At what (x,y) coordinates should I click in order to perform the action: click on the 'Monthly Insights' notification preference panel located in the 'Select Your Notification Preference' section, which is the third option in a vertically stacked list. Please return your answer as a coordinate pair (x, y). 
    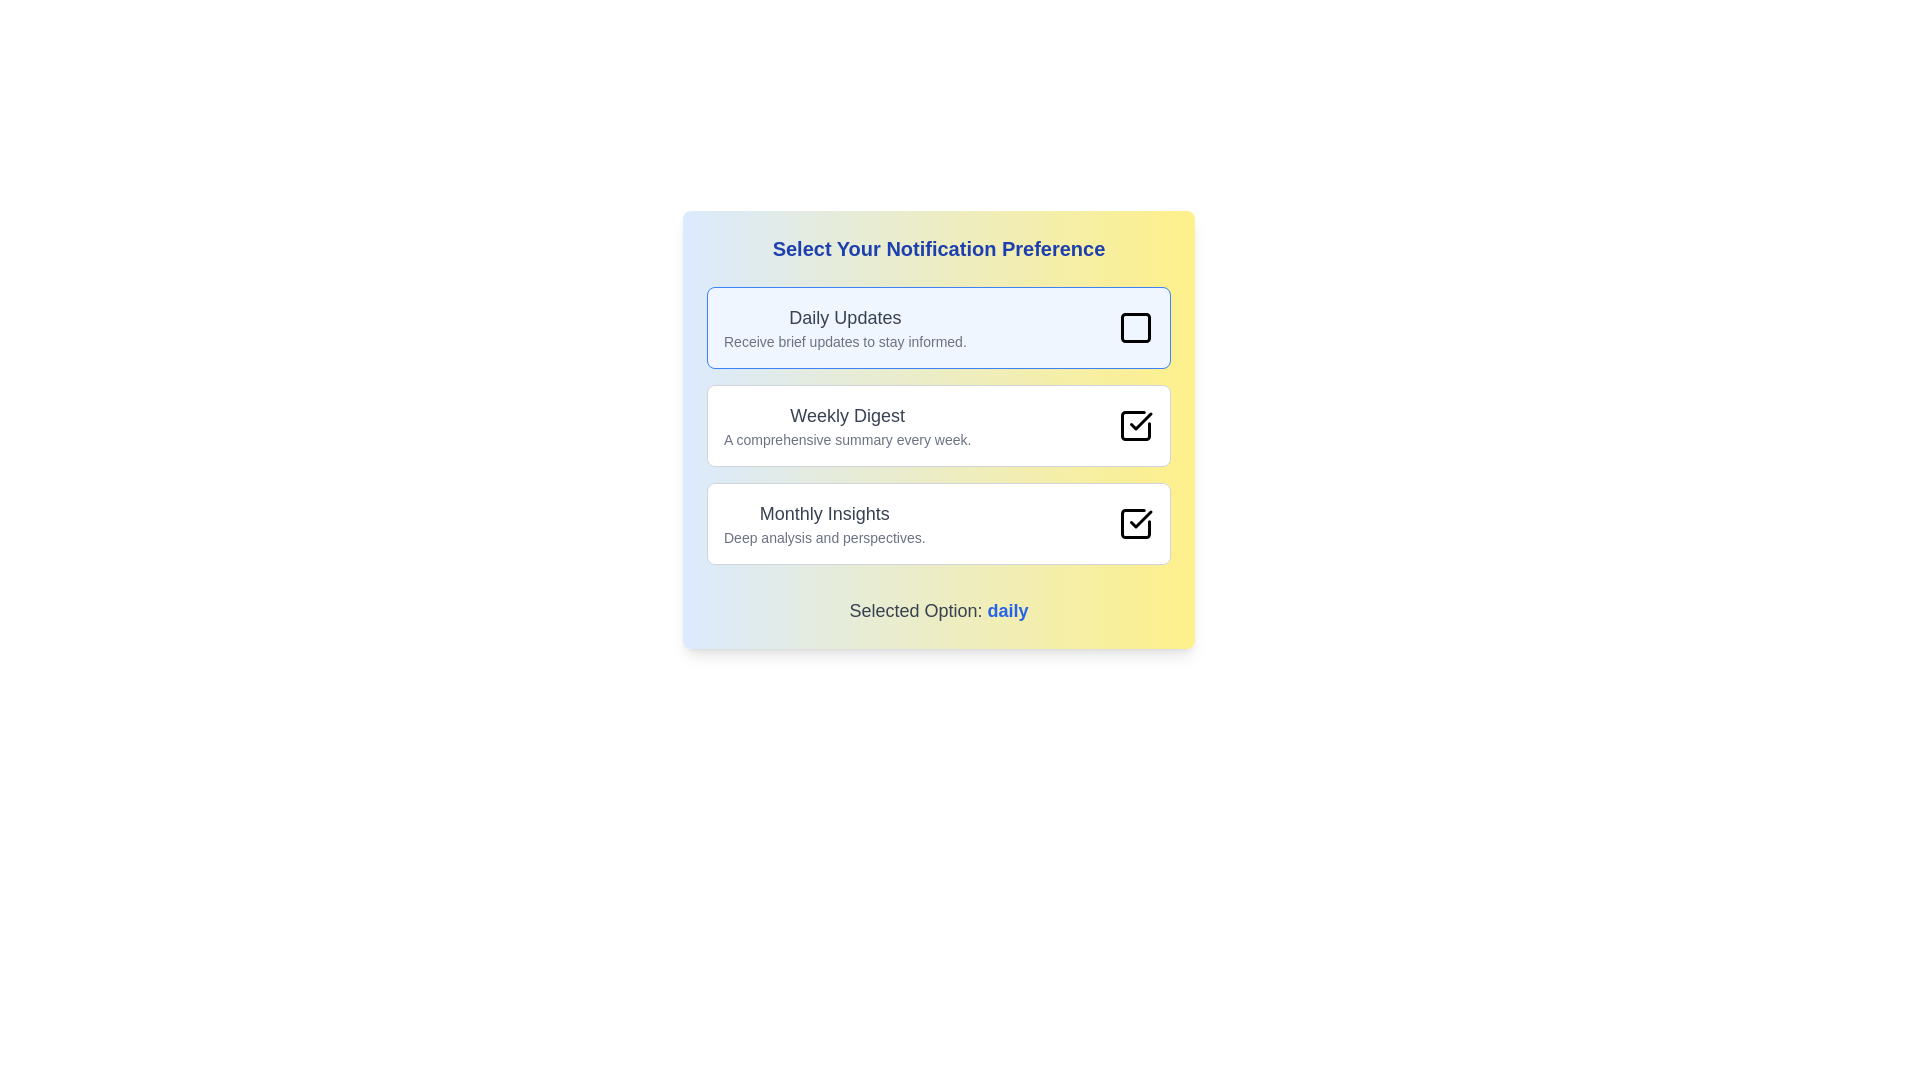
    Looking at the image, I should click on (938, 523).